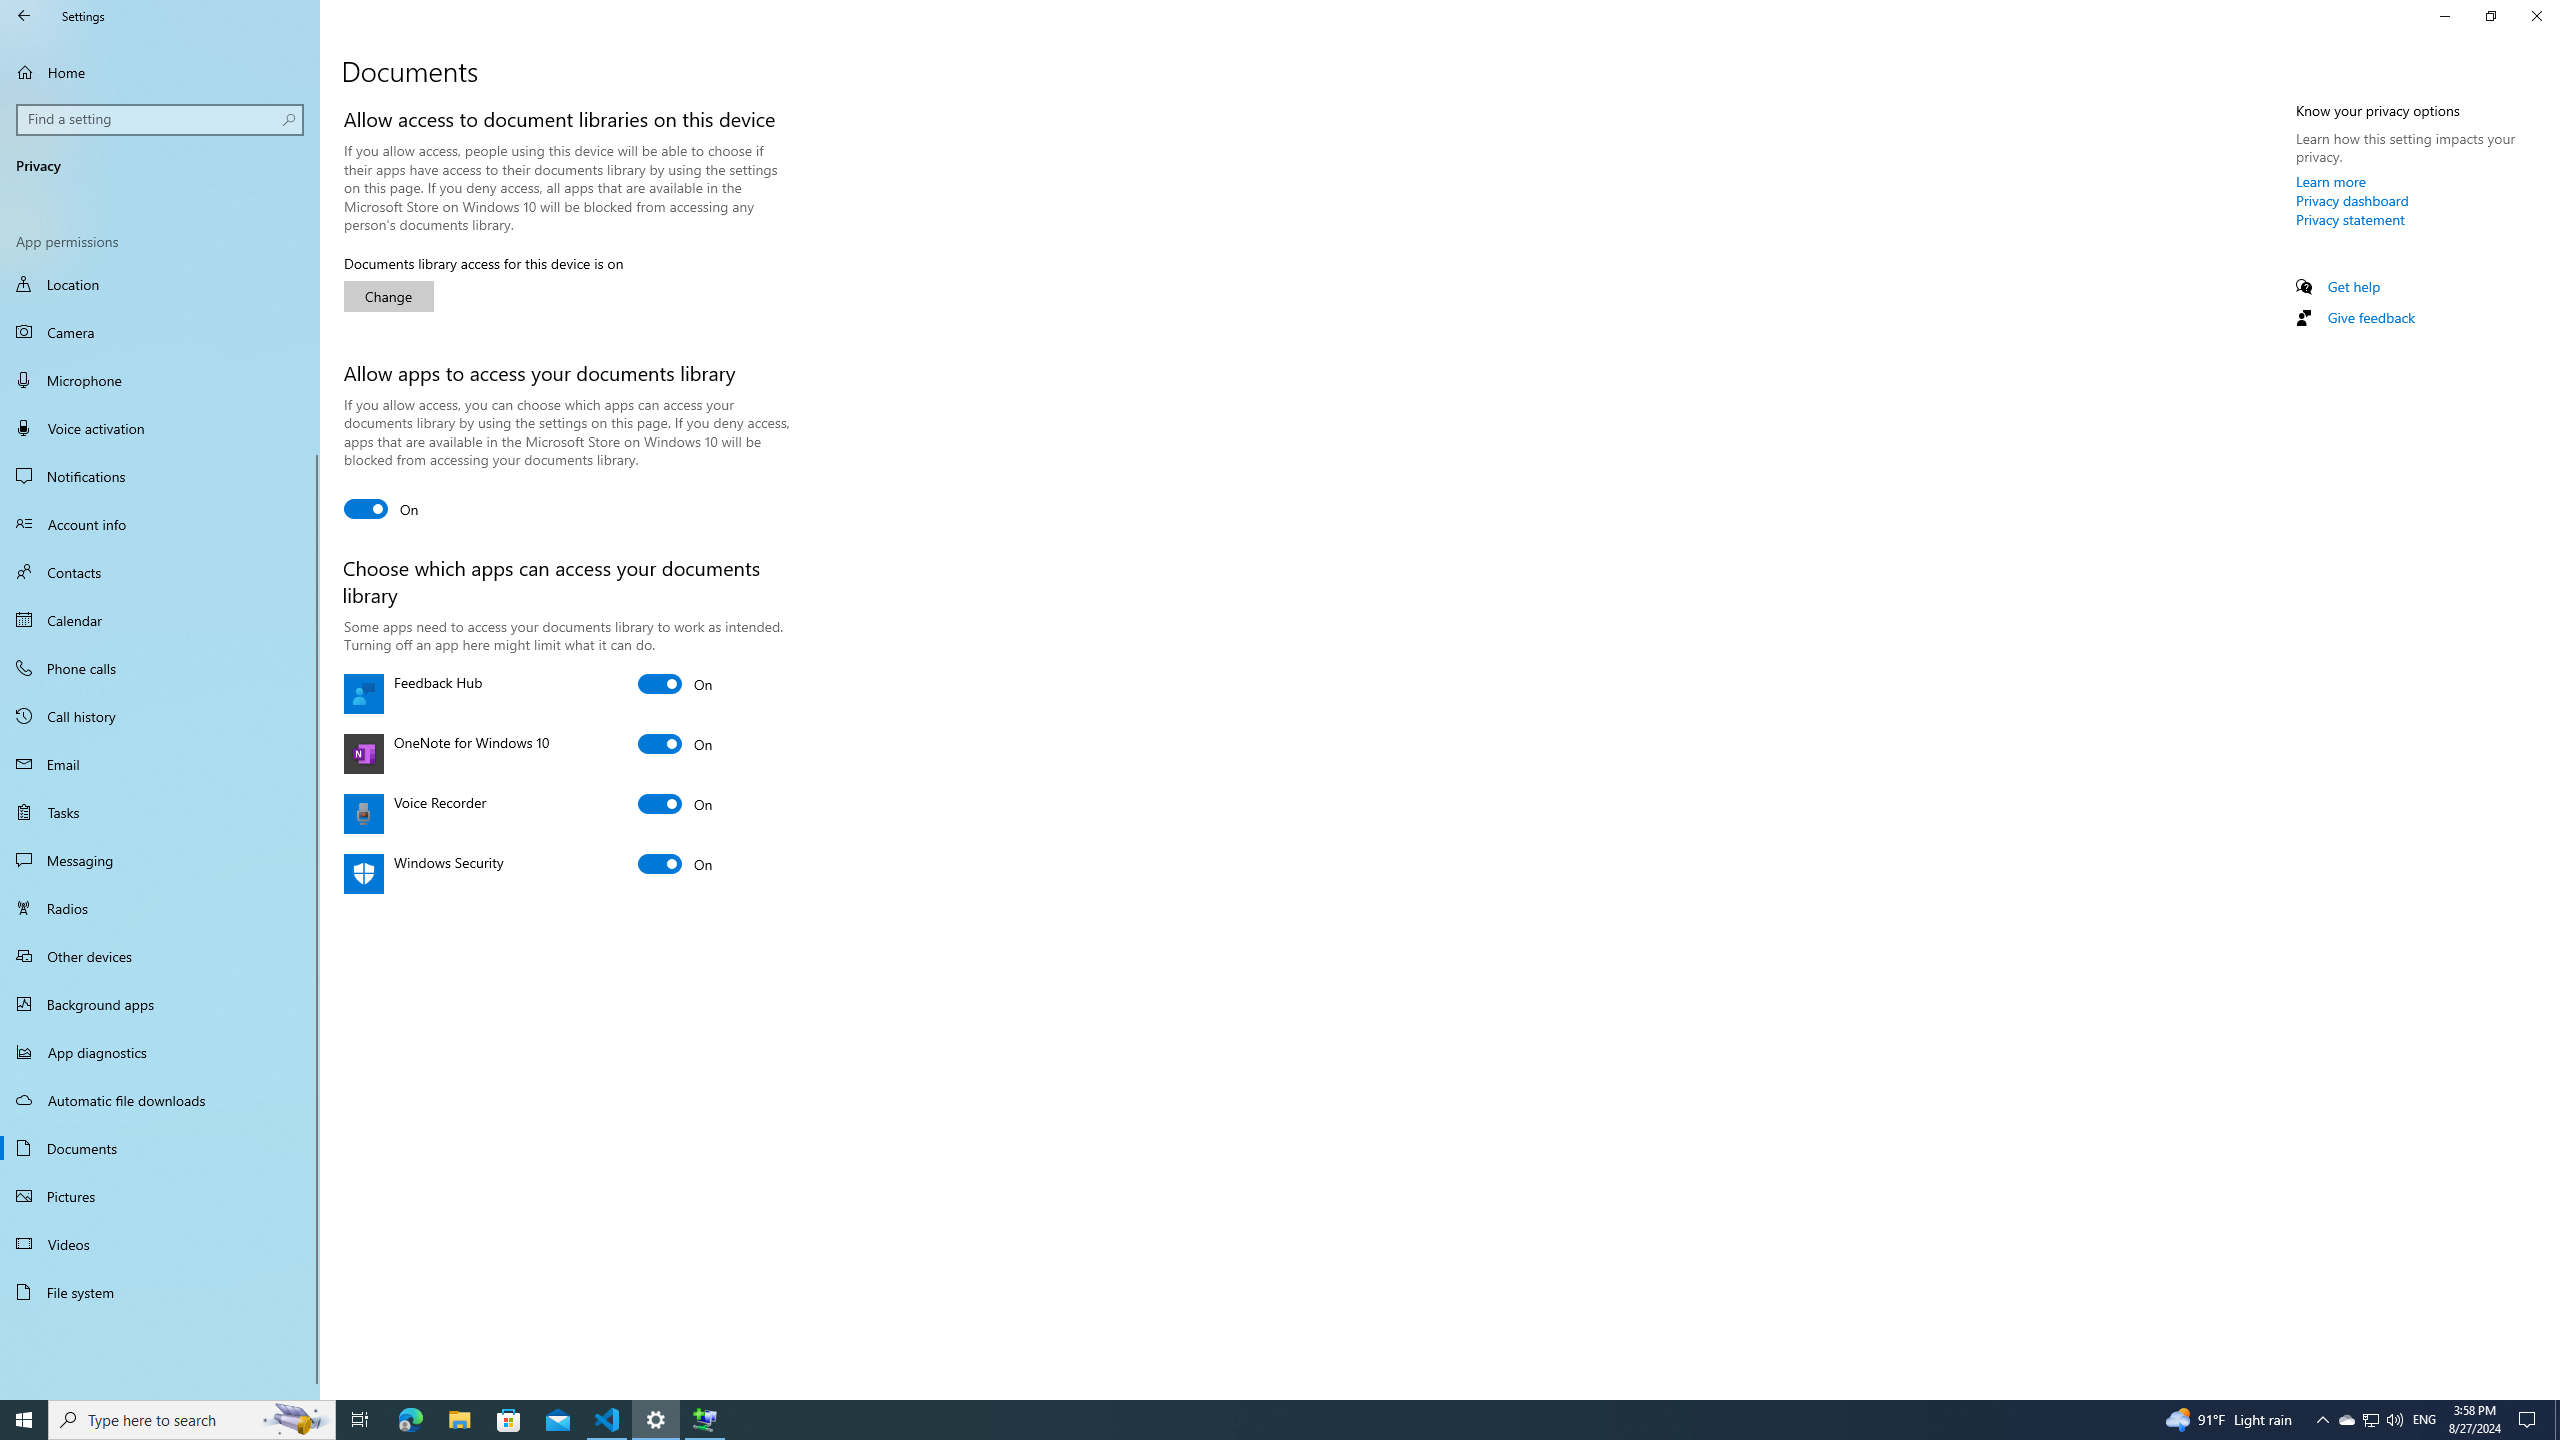 The width and height of the screenshot is (2560, 1440). What do you see at coordinates (2530, 1418) in the screenshot?
I see `'Action Center, No new notifications'` at bounding box center [2530, 1418].